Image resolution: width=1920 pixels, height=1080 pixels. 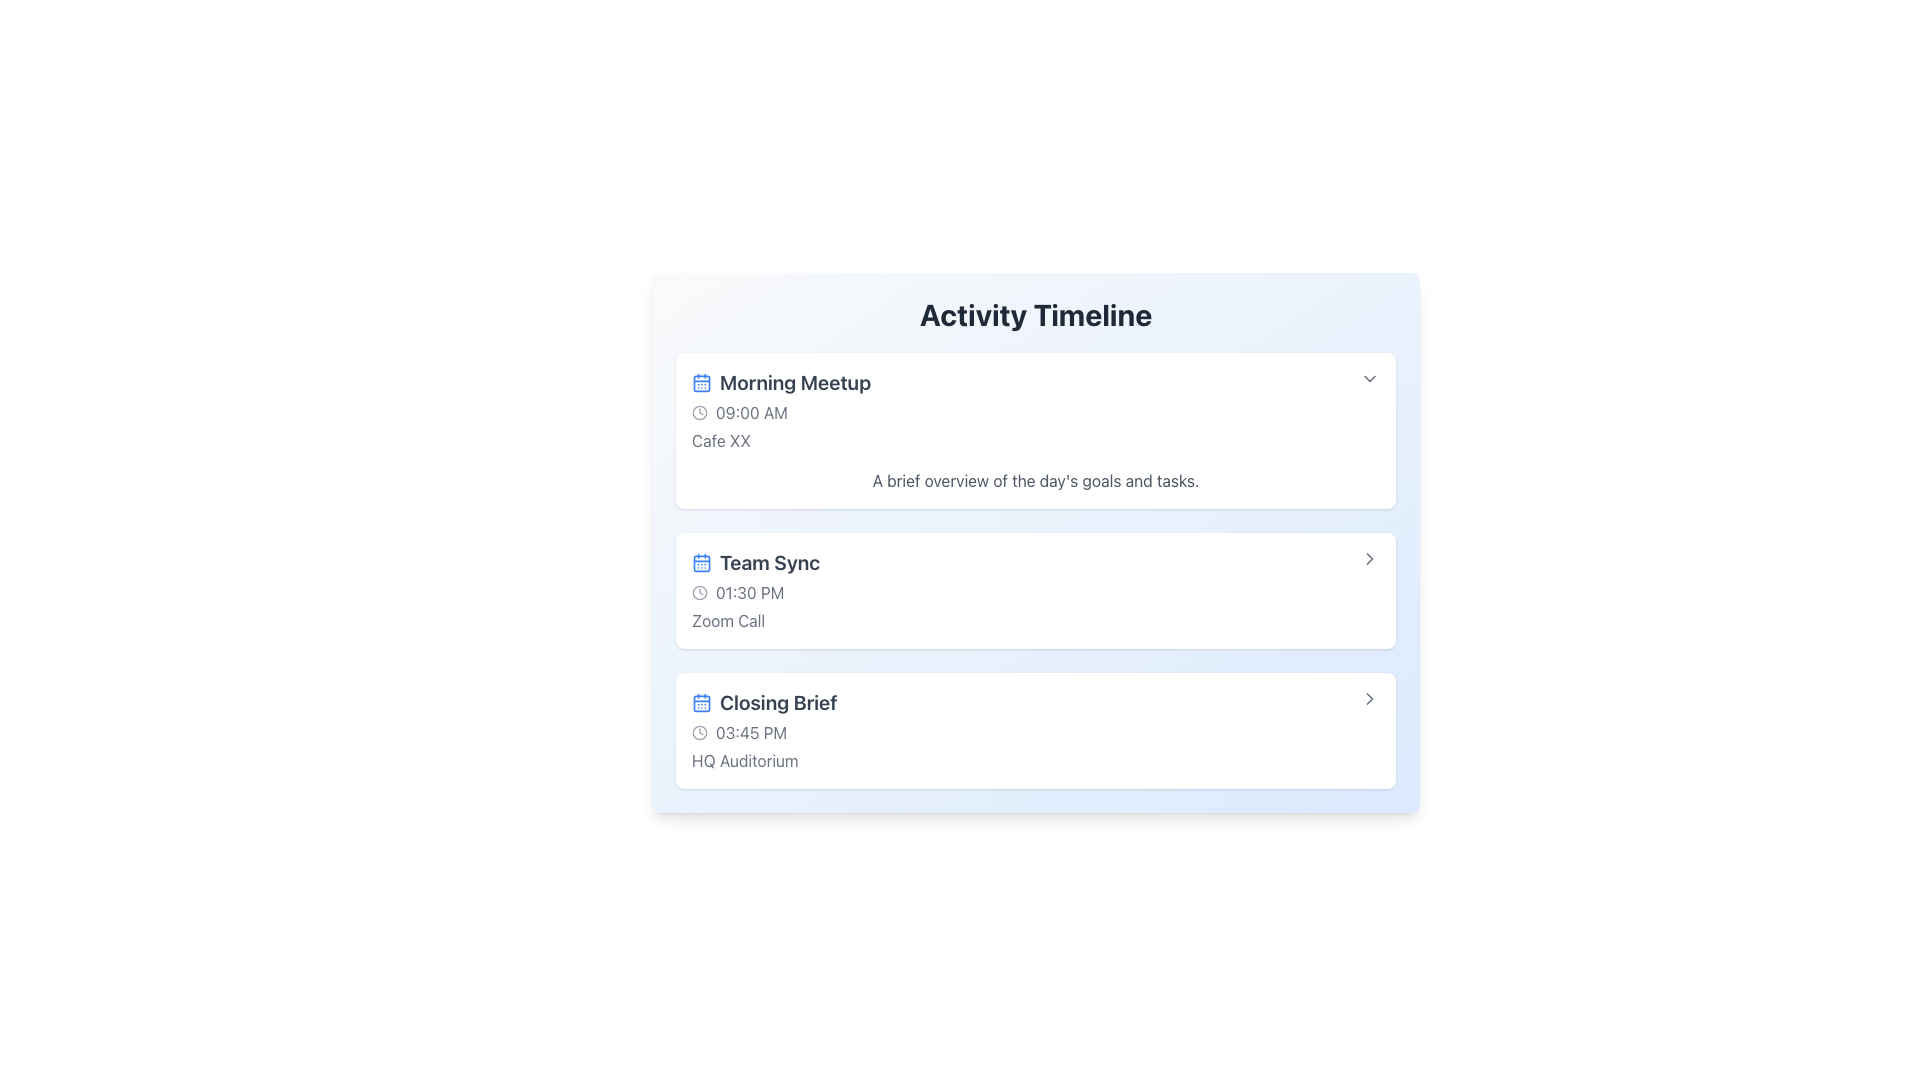 I want to click on the event entry labeled 'Morning Meetup' in the timeline, so click(x=780, y=410).